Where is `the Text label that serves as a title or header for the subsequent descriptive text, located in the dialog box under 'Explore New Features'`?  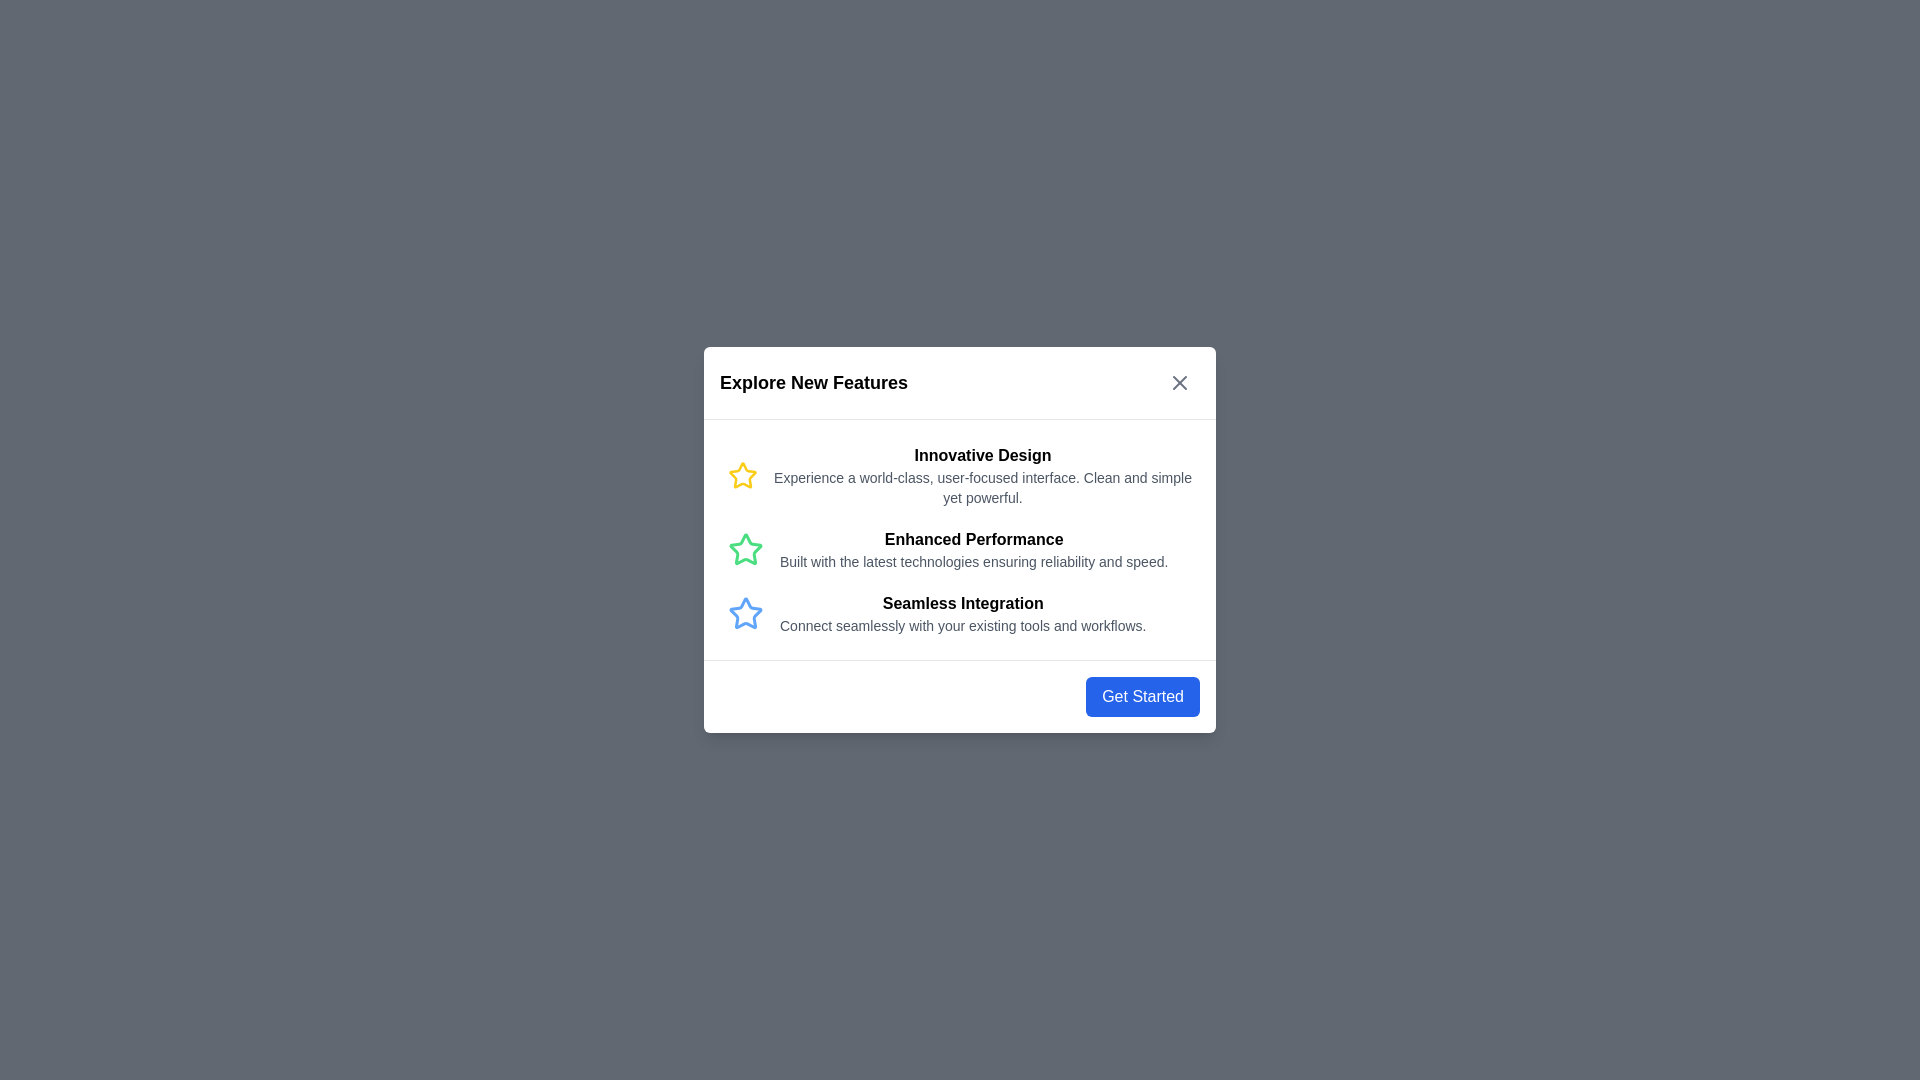
the Text label that serves as a title or header for the subsequent descriptive text, located in the dialog box under 'Explore New Features' is located at coordinates (983, 455).